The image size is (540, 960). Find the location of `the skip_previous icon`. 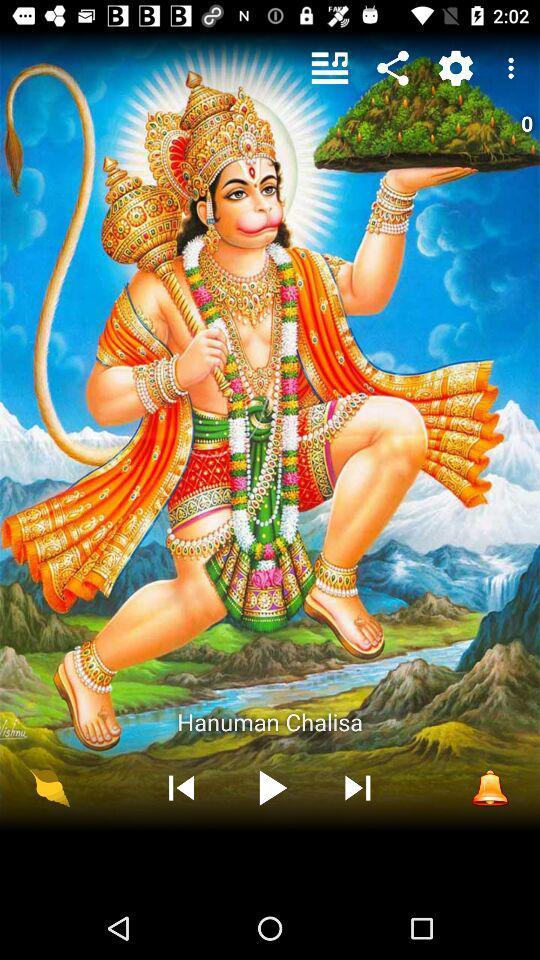

the skip_previous icon is located at coordinates (181, 788).